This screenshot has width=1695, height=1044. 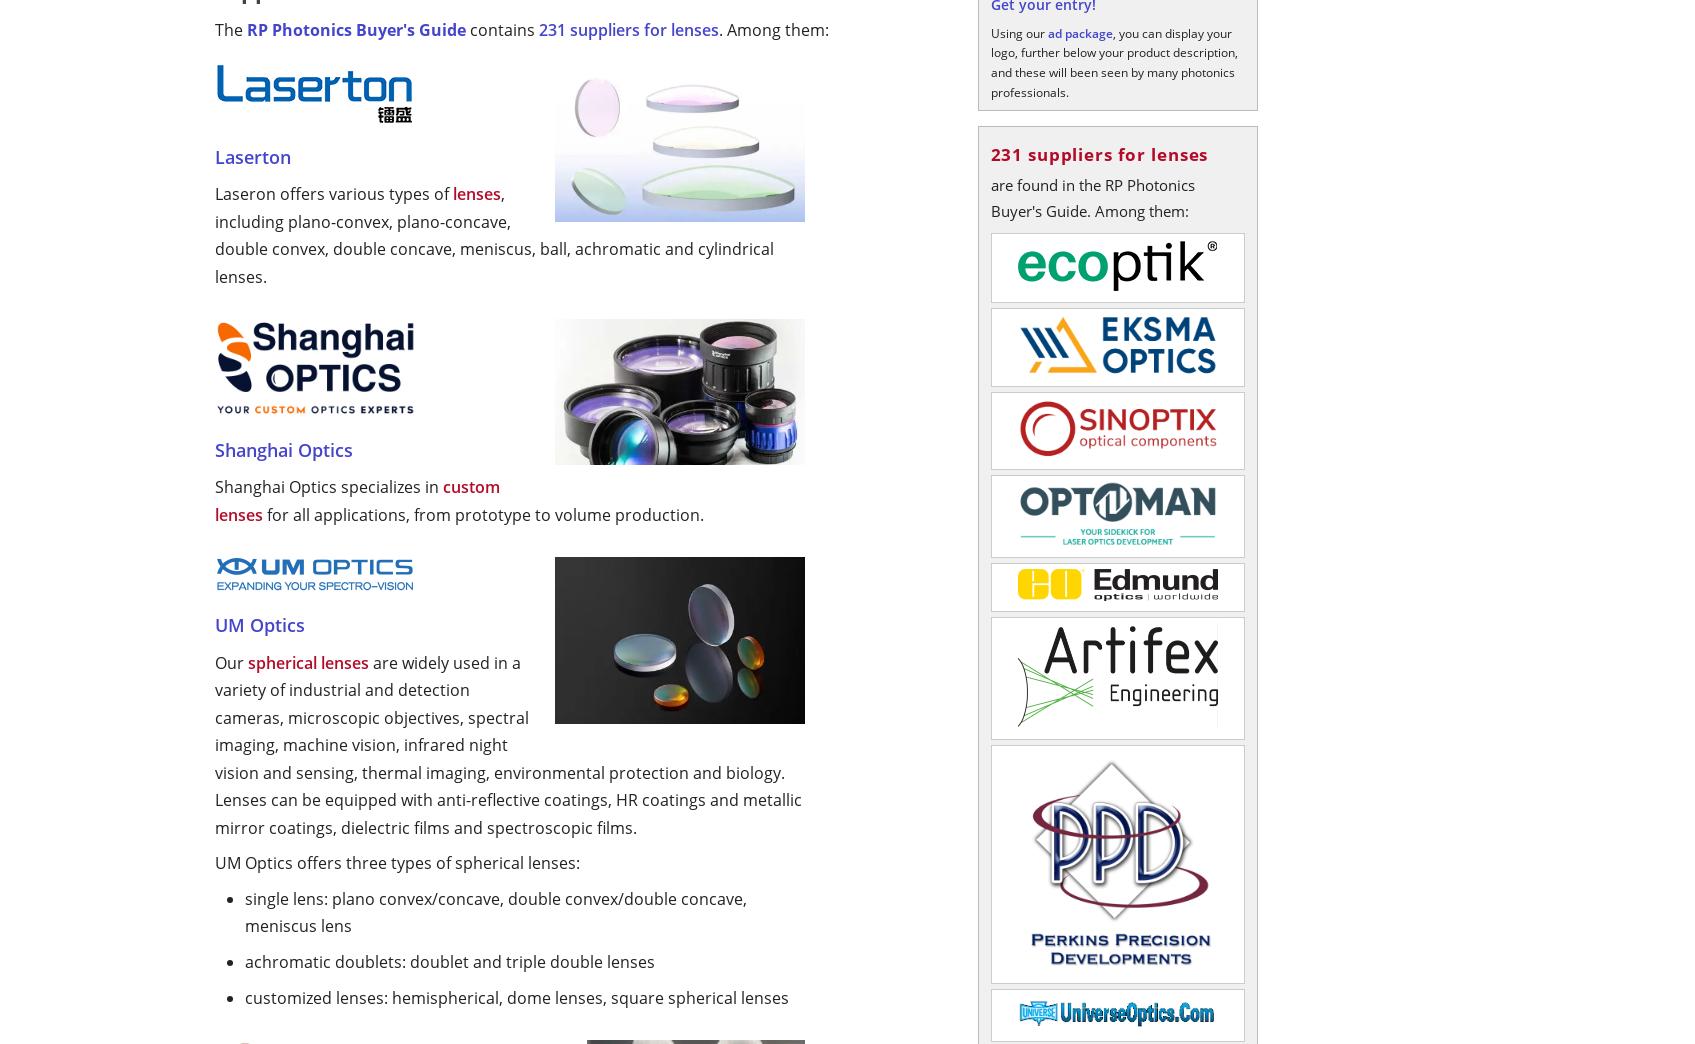 I want to click on 'Shanghai Optics specializes in', so click(x=327, y=487).